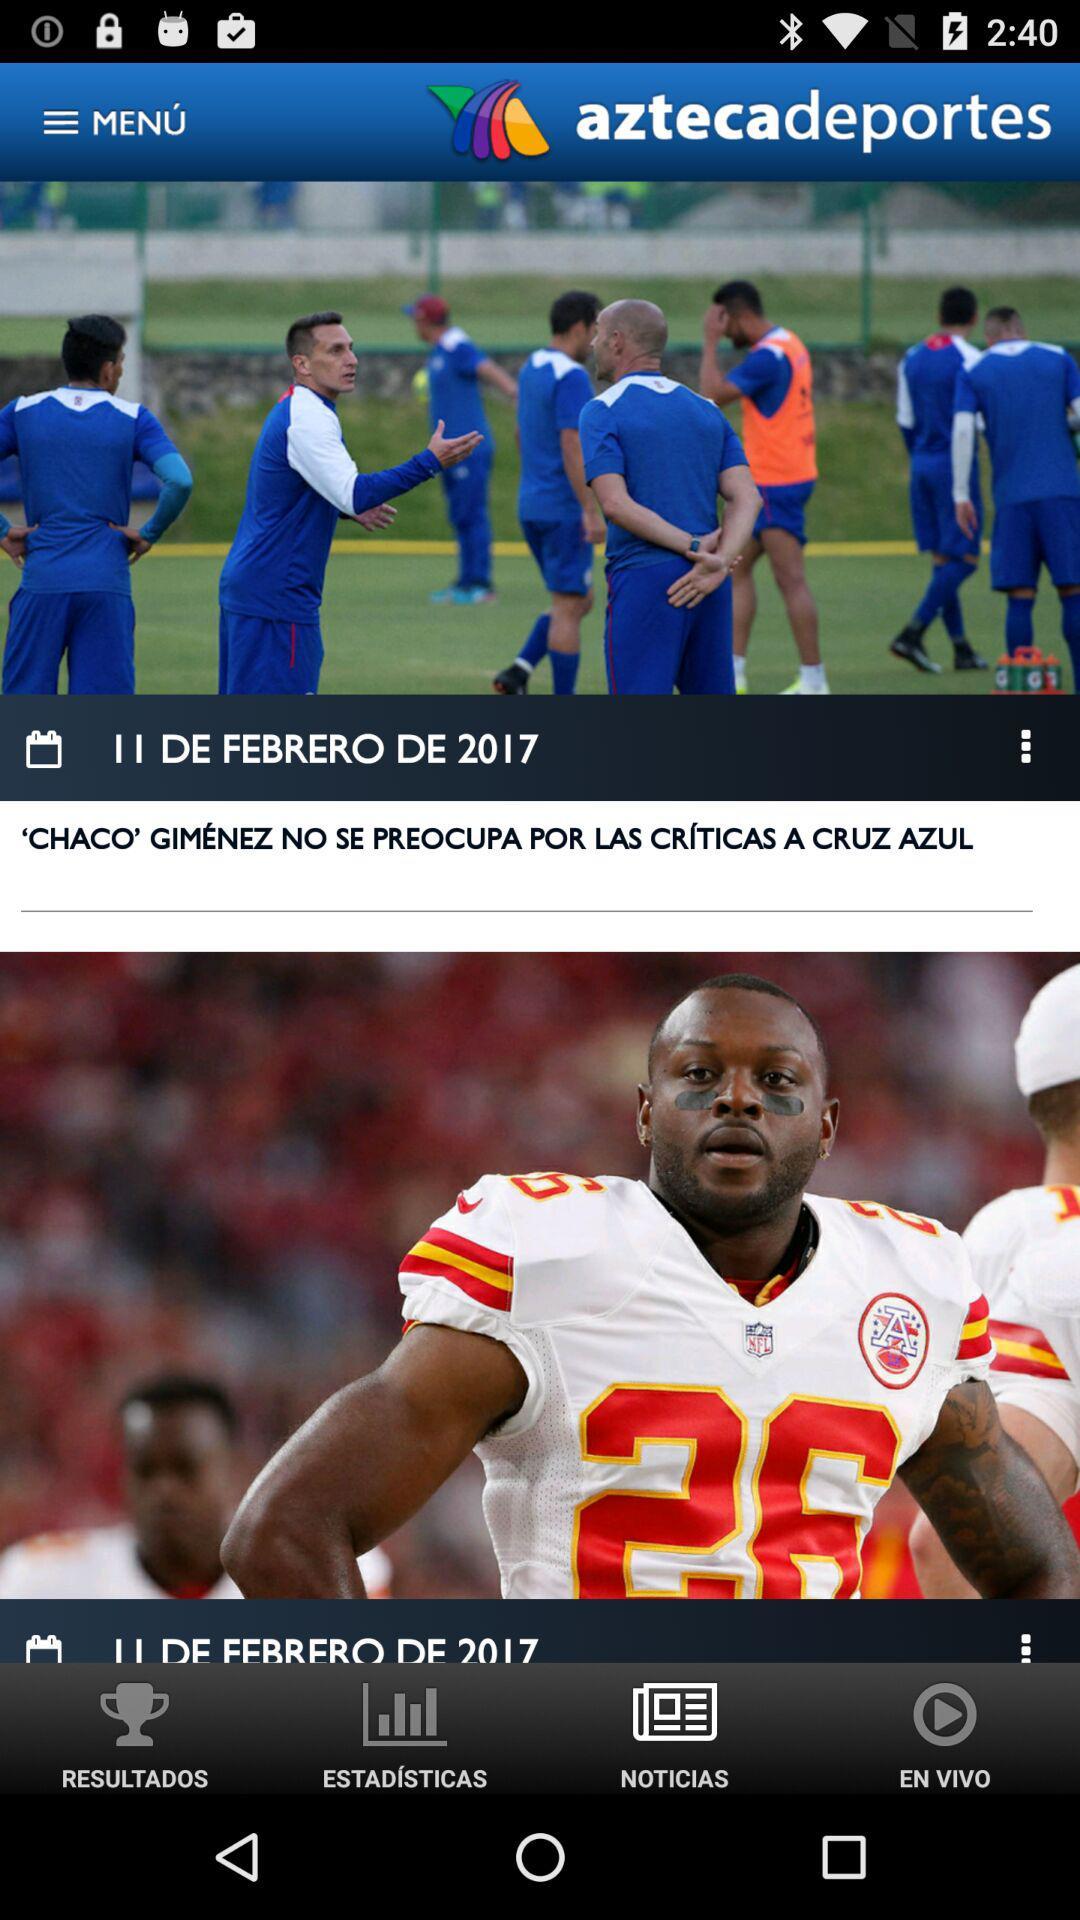  Describe the element at coordinates (1026, 747) in the screenshot. I see `options` at that location.